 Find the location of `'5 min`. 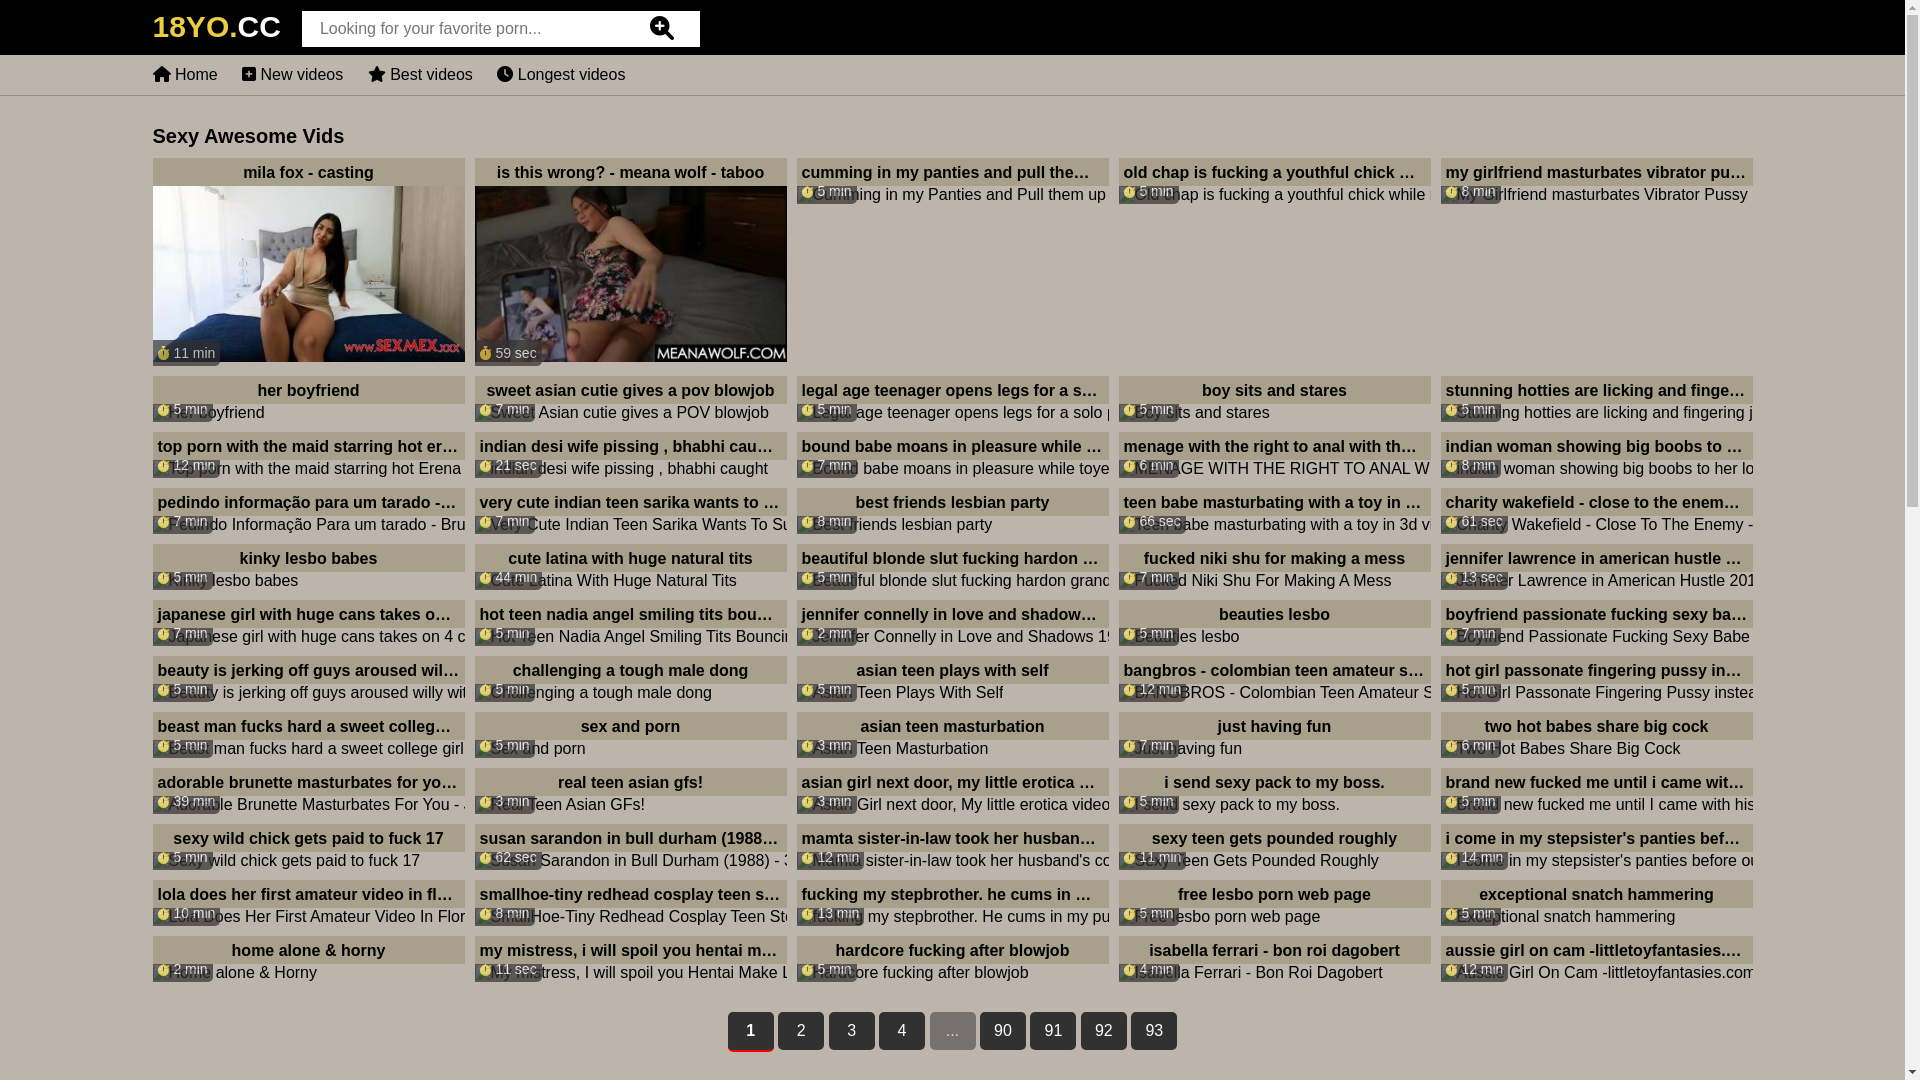

'5 min is located at coordinates (306, 567).